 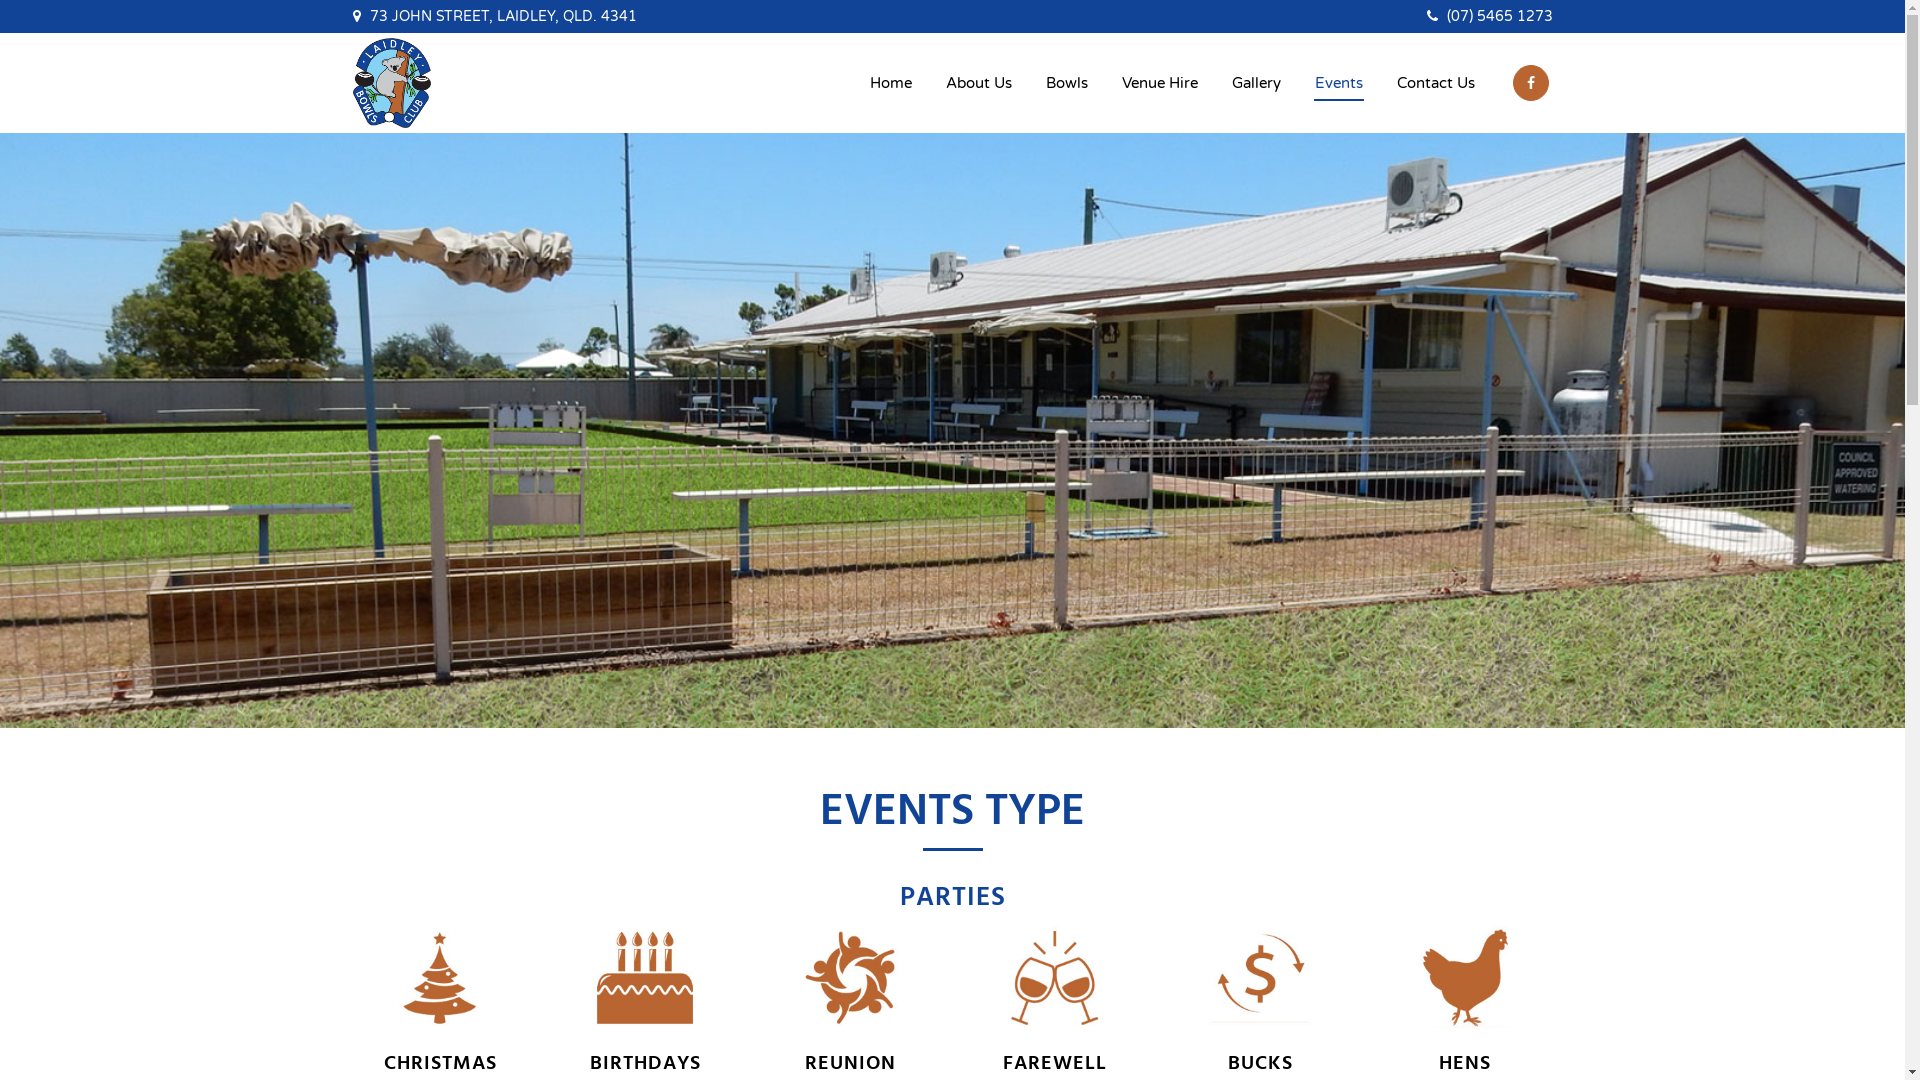 What do you see at coordinates (890, 82) in the screenshot?
I see `'Home'` at bounding box center [890, 82].